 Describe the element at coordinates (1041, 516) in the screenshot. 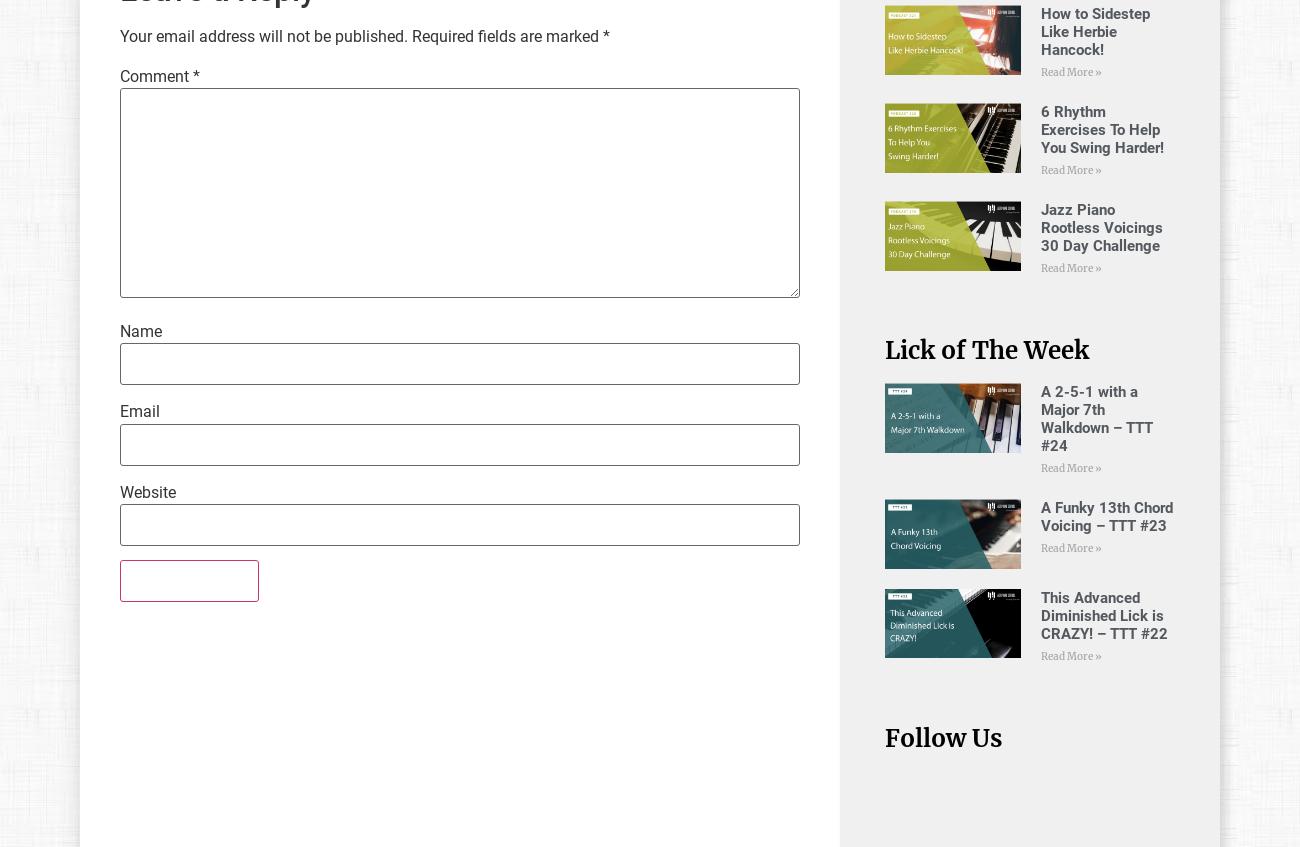

I see `'A Funky 13th Chord Voicing – TTT #23'` at that location.